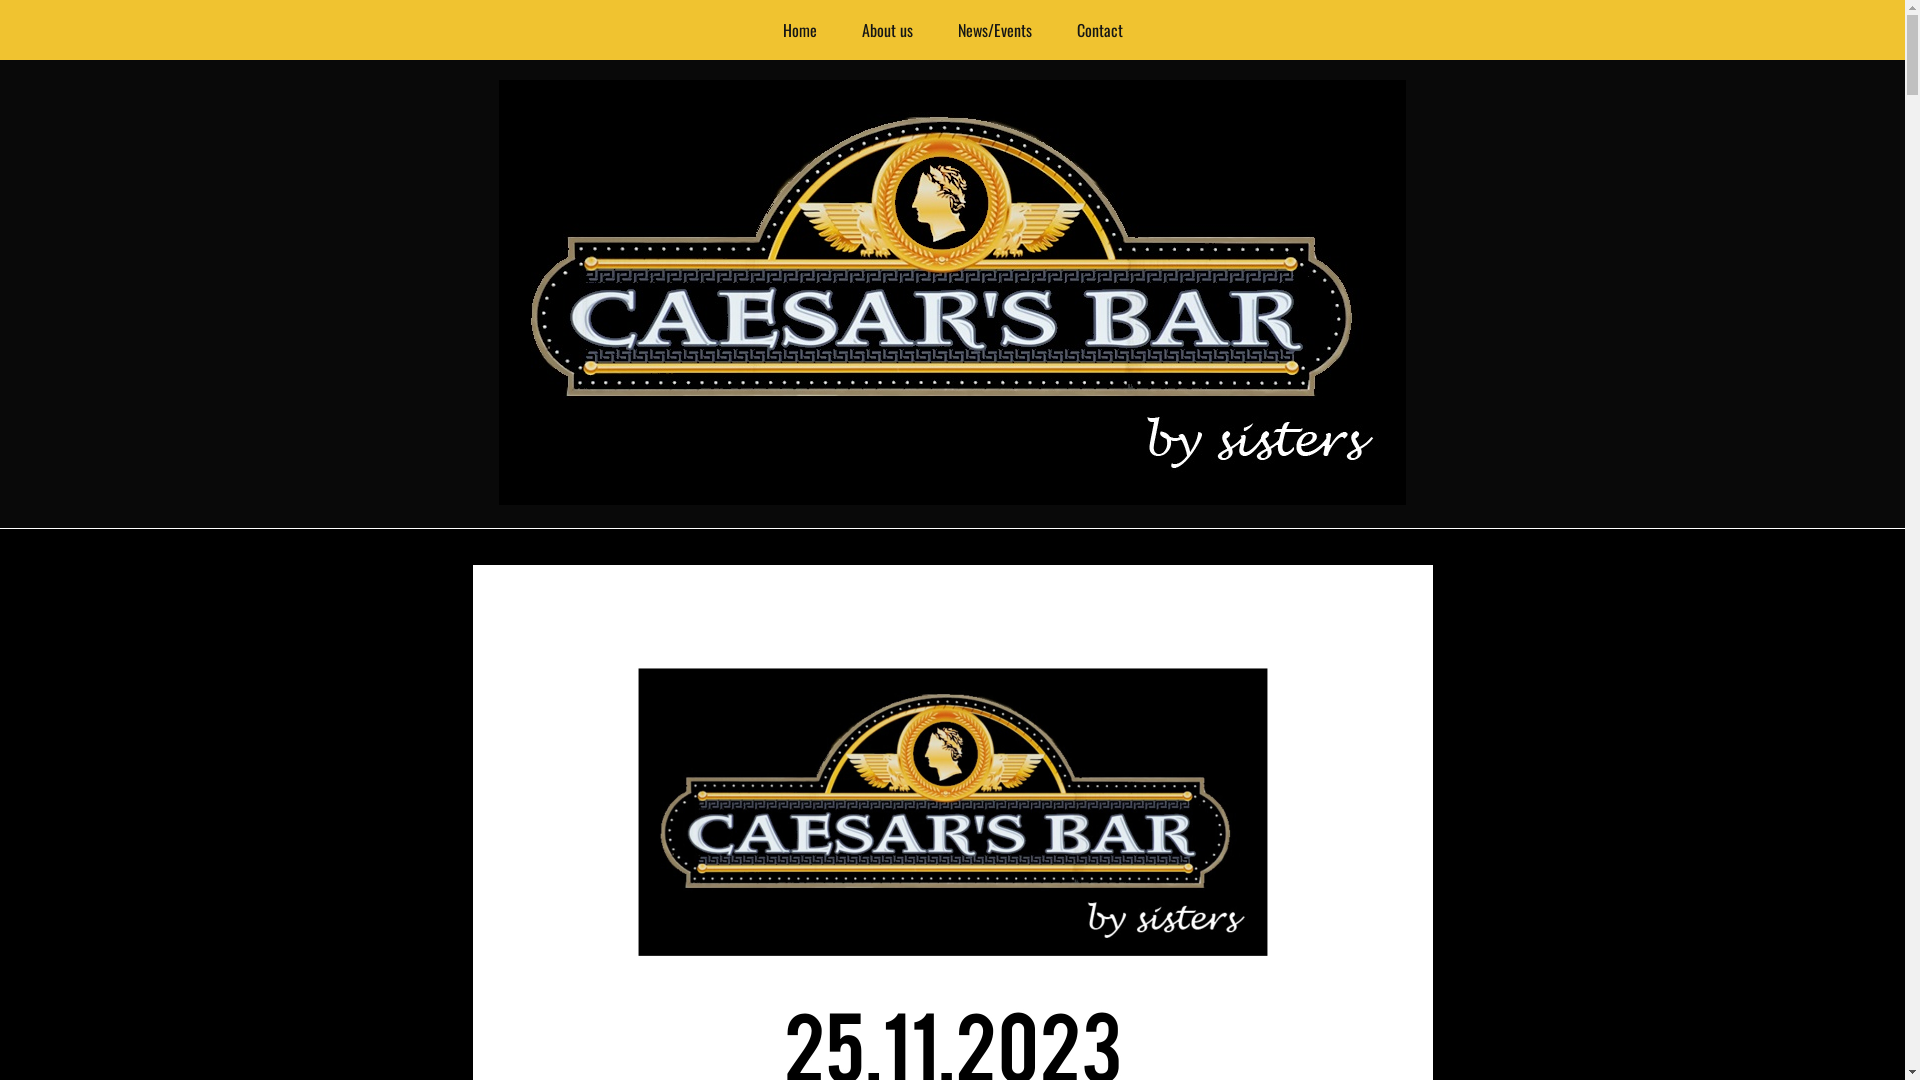 The height and width of the screenshot is (1080, 1920). I want to click on 'Contact', so click(1098, 30).